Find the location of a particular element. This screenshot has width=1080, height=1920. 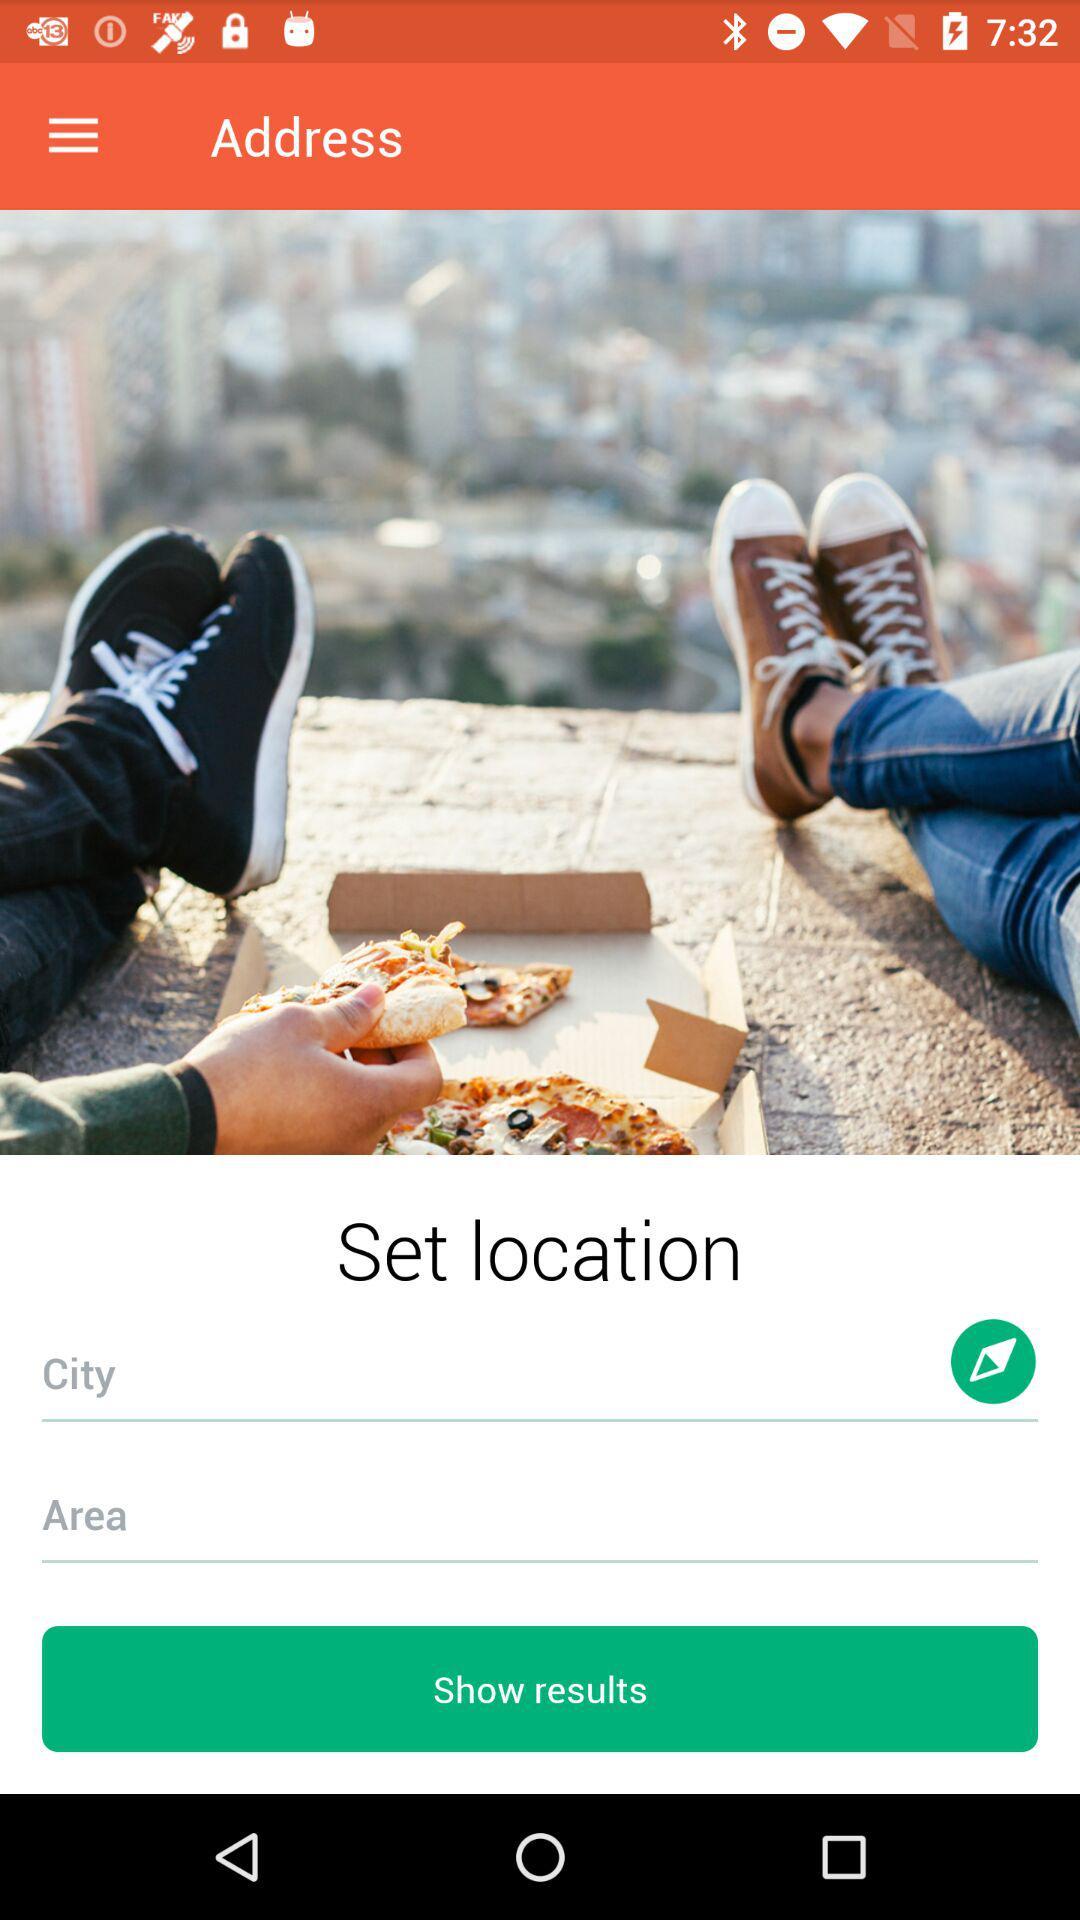

the item at the bottom right corner is located at coordinates (994, 1380).